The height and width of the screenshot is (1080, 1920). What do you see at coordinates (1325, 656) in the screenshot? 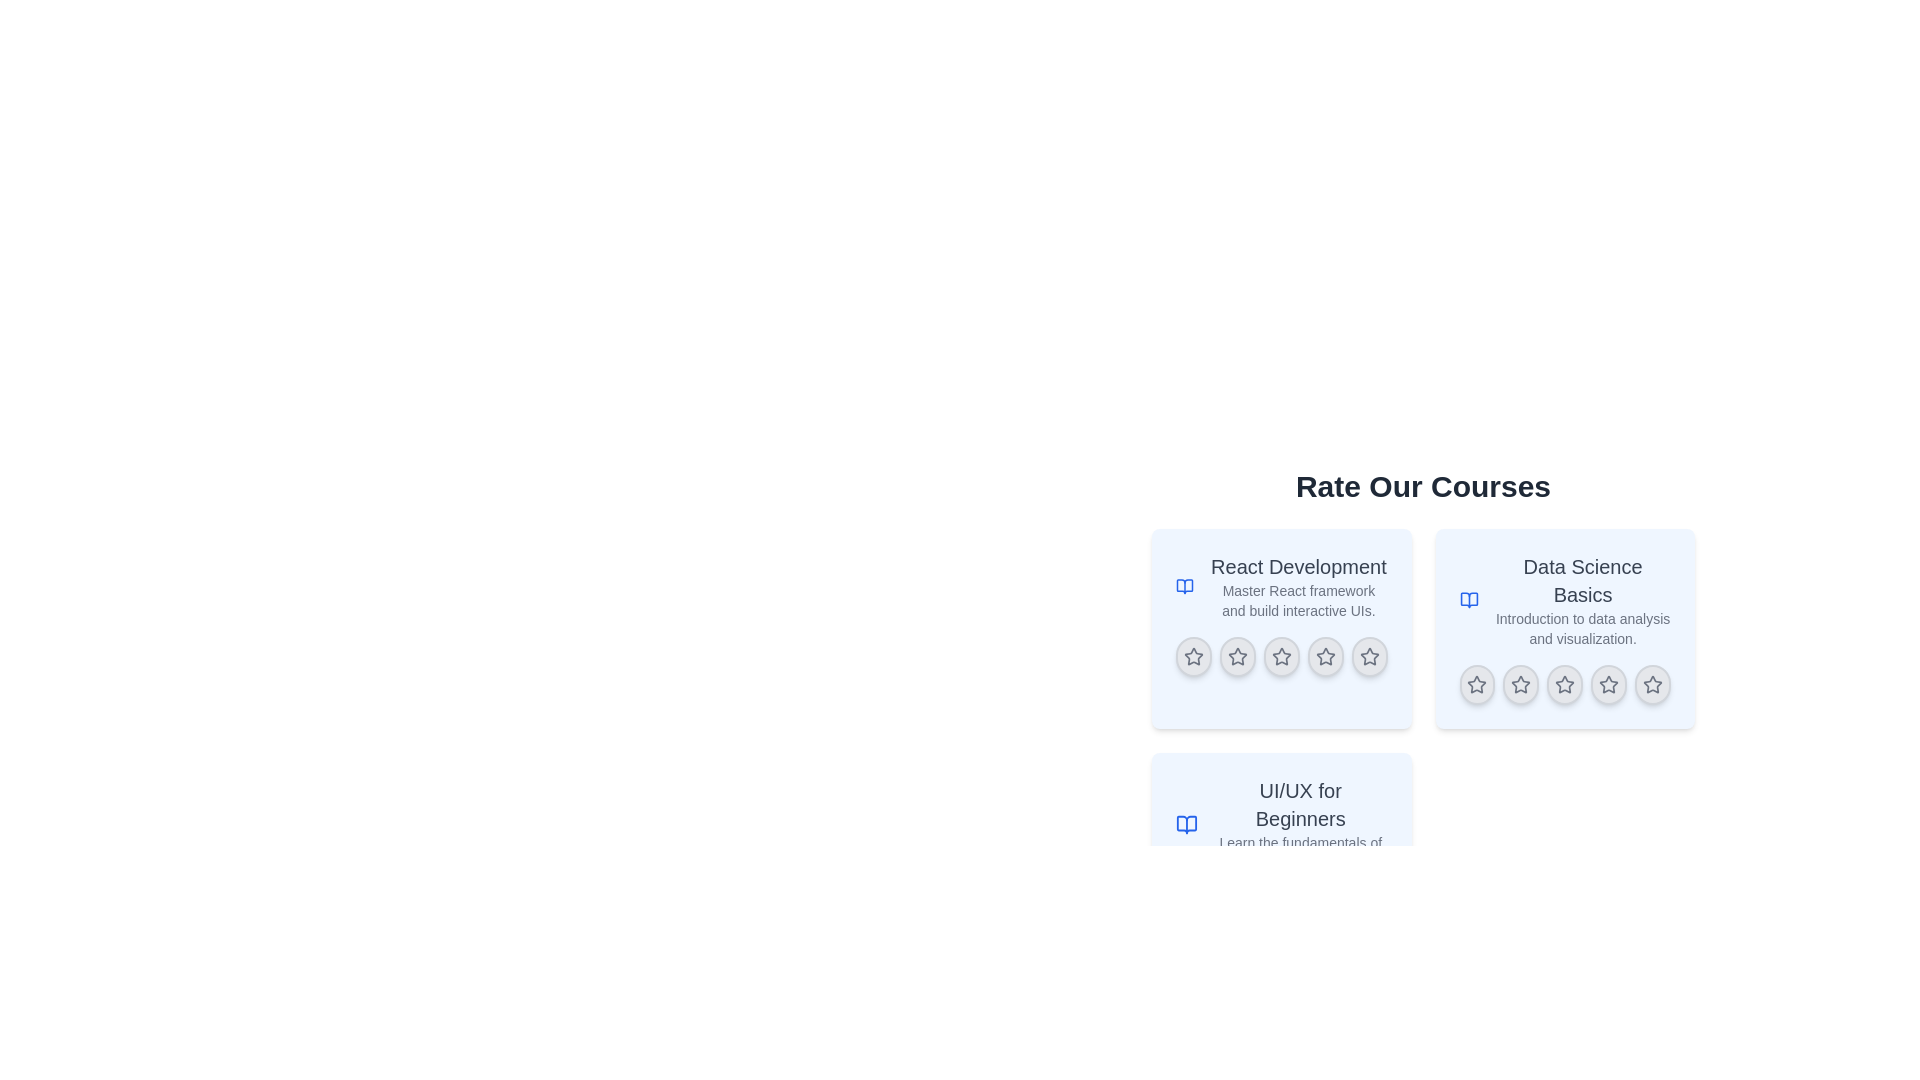
I see `the fourth star icon in the rating system for the 'React Development' course` at bounding box center [1325, 656].